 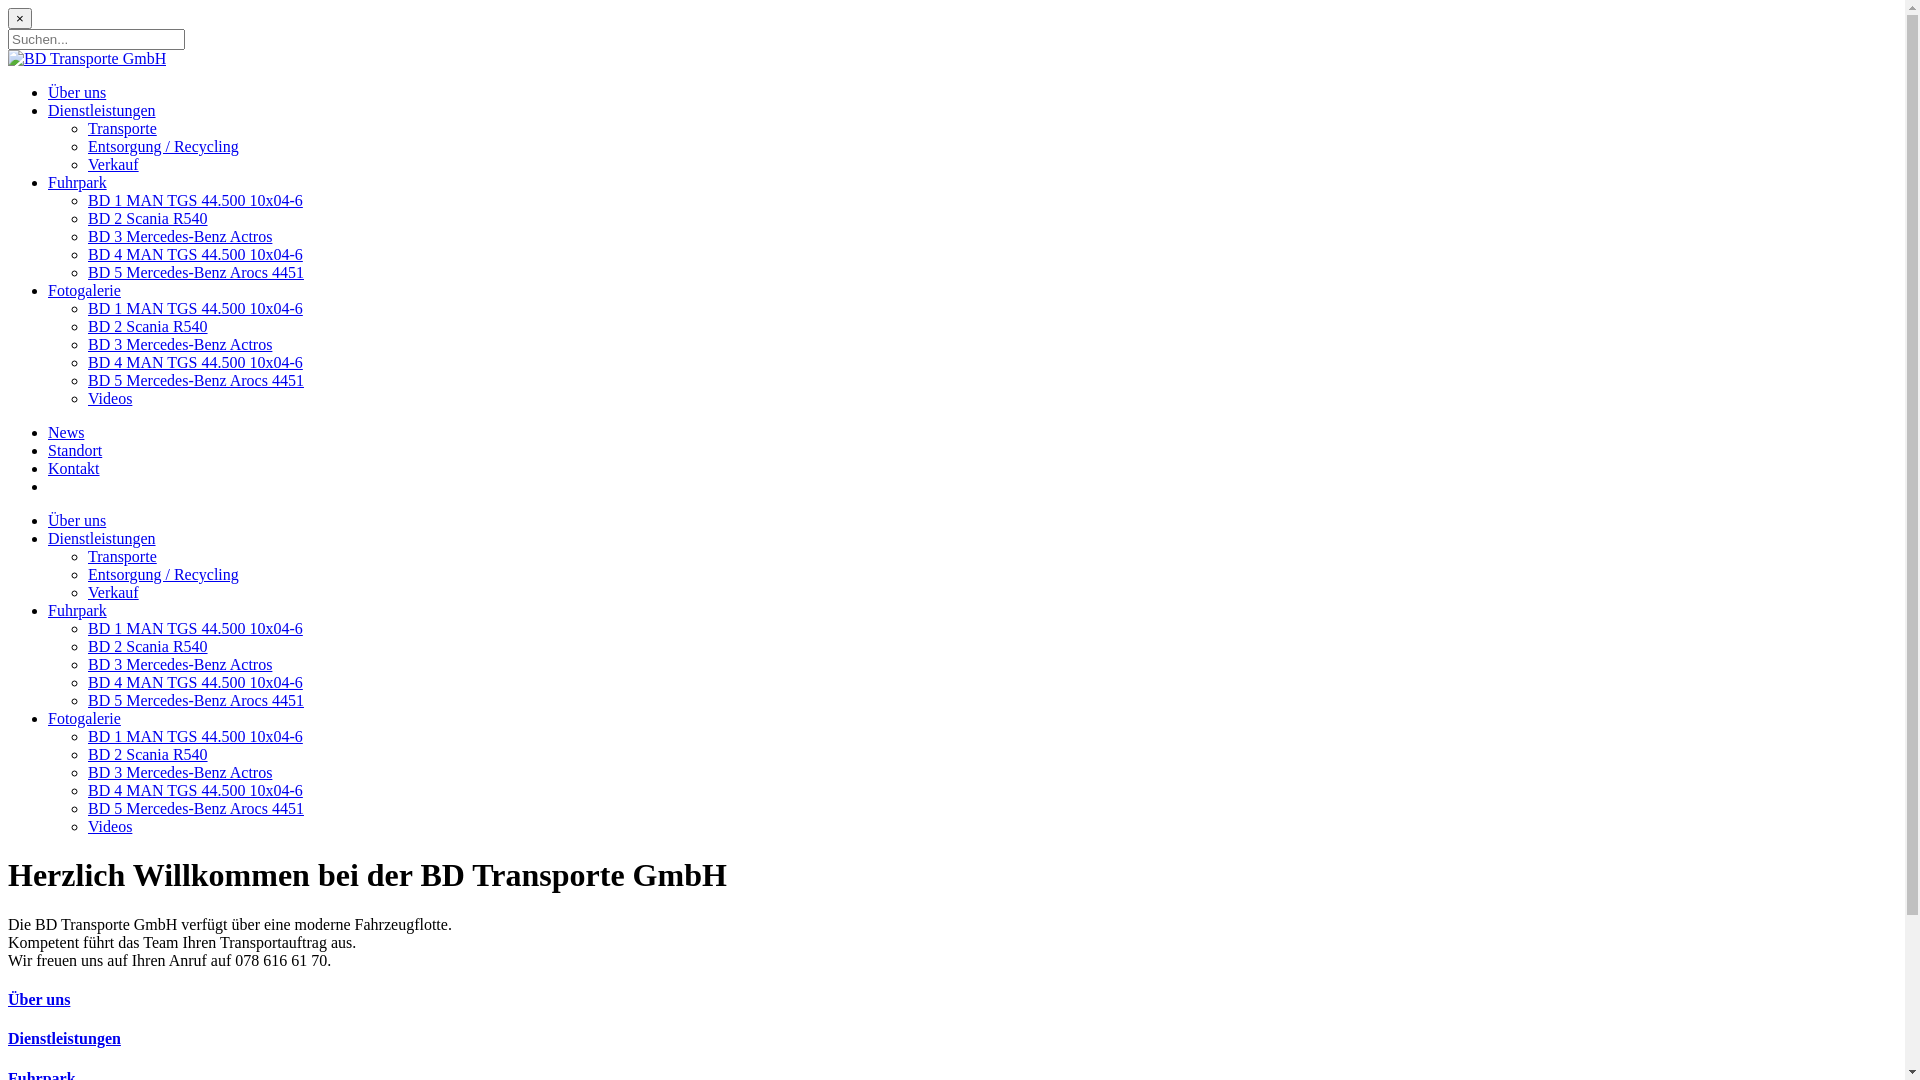 I want to click on 'BD 2 Scania R540', so click(x=147, y=218).